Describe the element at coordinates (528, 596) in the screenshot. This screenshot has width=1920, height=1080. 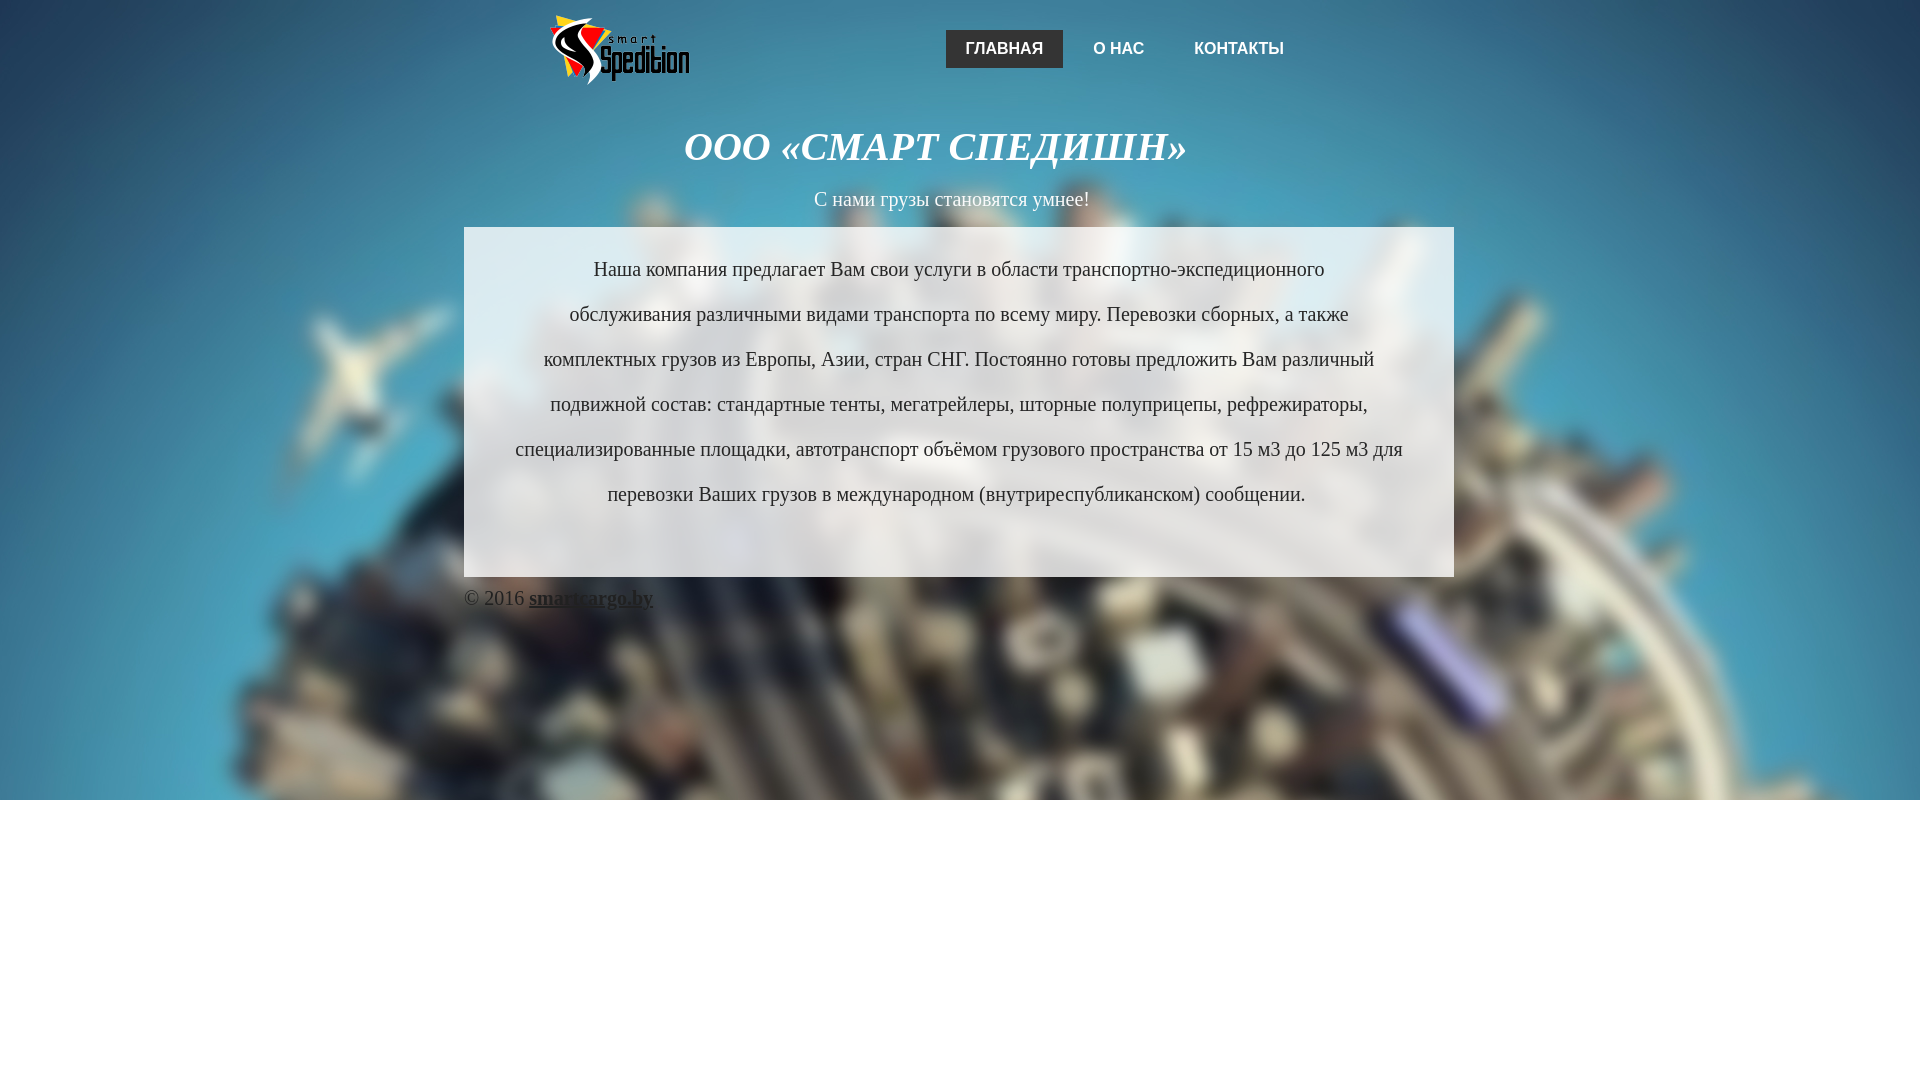
I see `'smartcargo.by'` at that location.